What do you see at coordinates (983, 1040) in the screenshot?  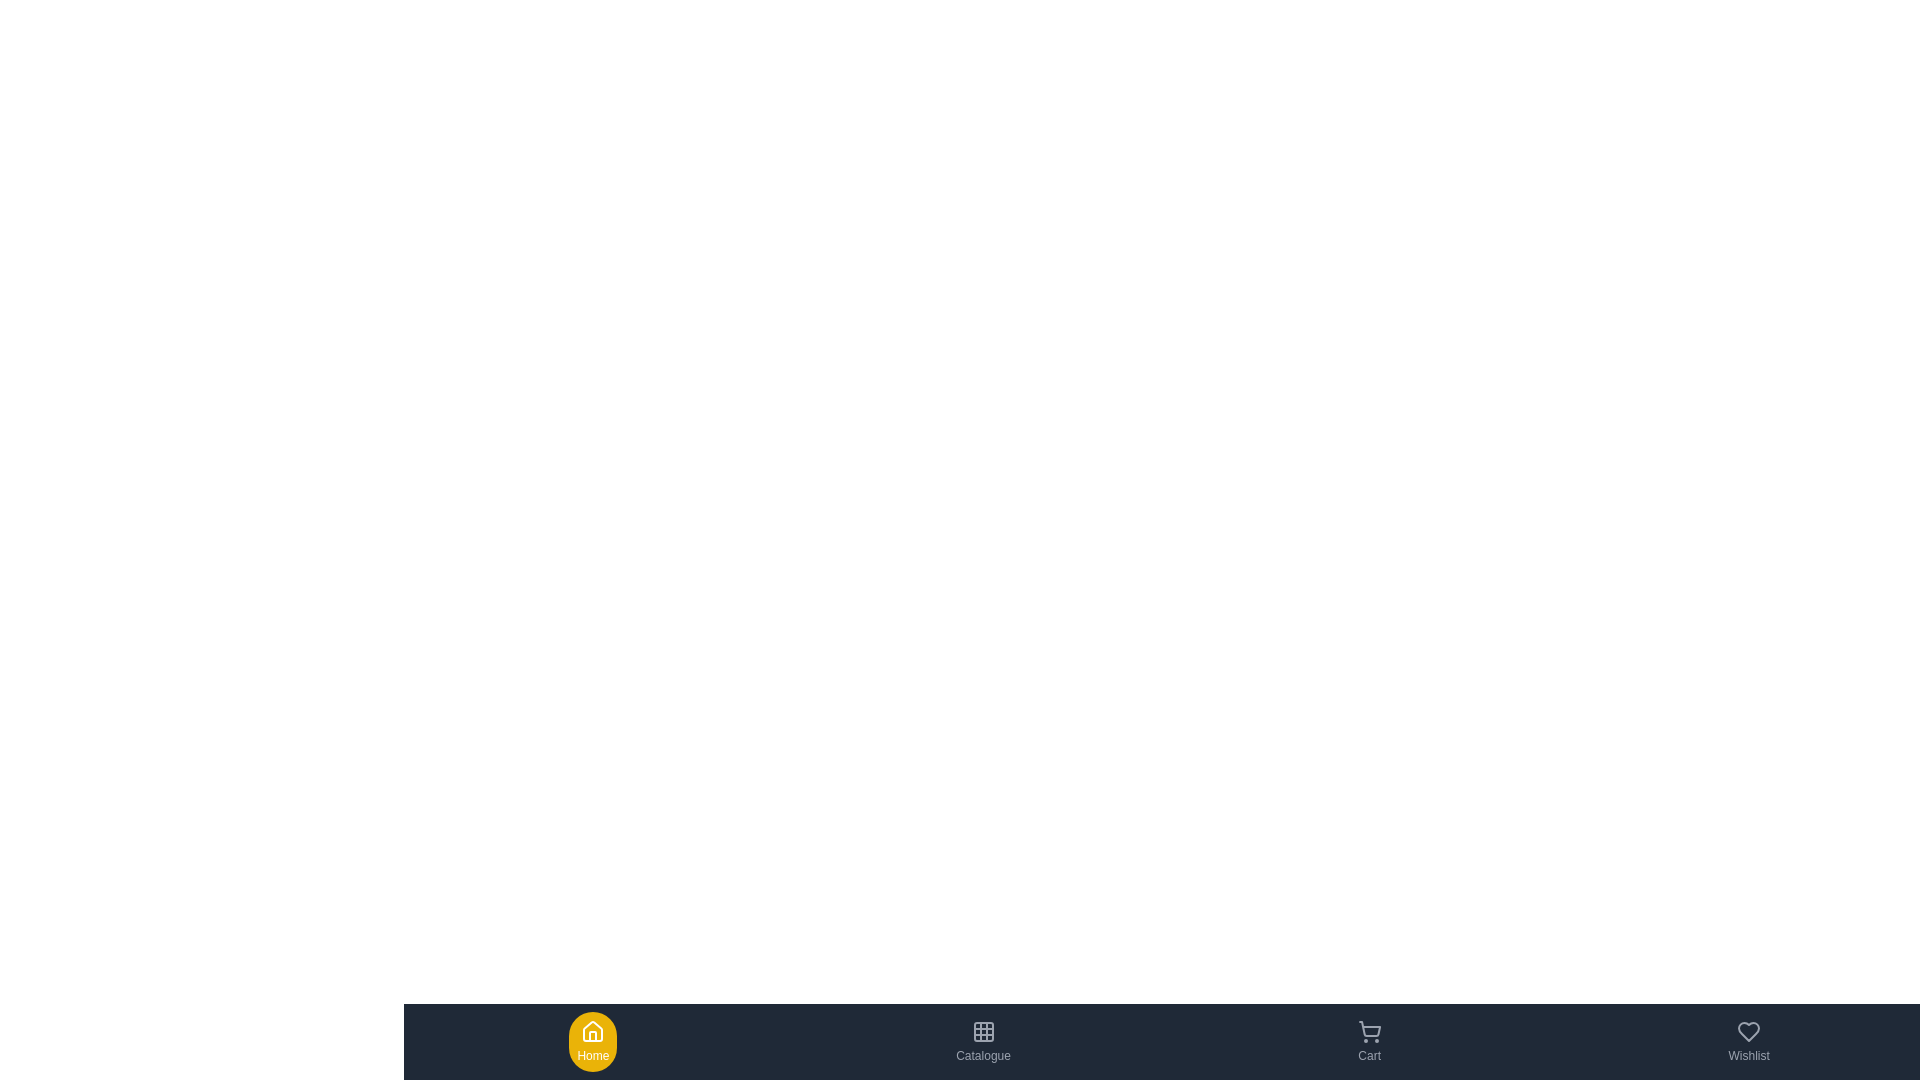 I see `the Catalogue tab to navigate to its section` at bounding box center [983, 1040].